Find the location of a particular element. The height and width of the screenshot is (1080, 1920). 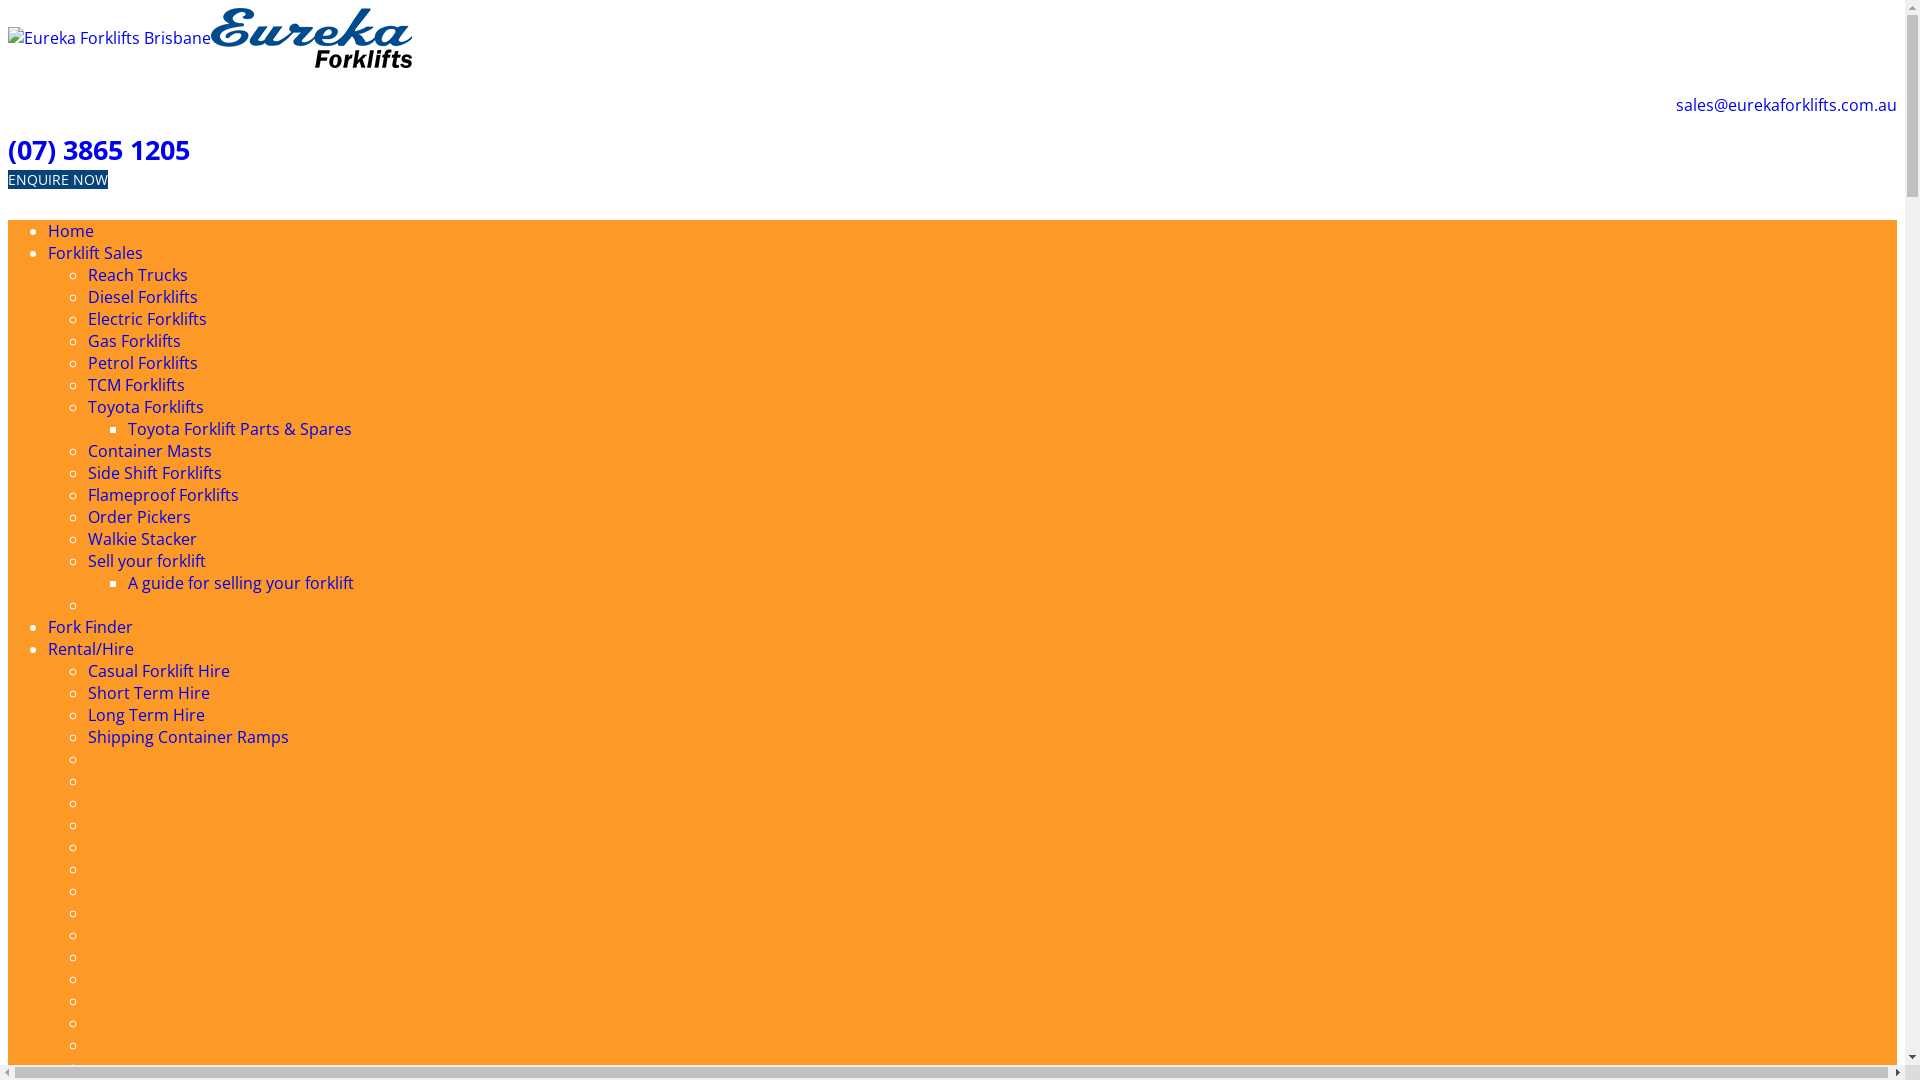

'Walkie Stacker' is located at coordinates (141, 538).